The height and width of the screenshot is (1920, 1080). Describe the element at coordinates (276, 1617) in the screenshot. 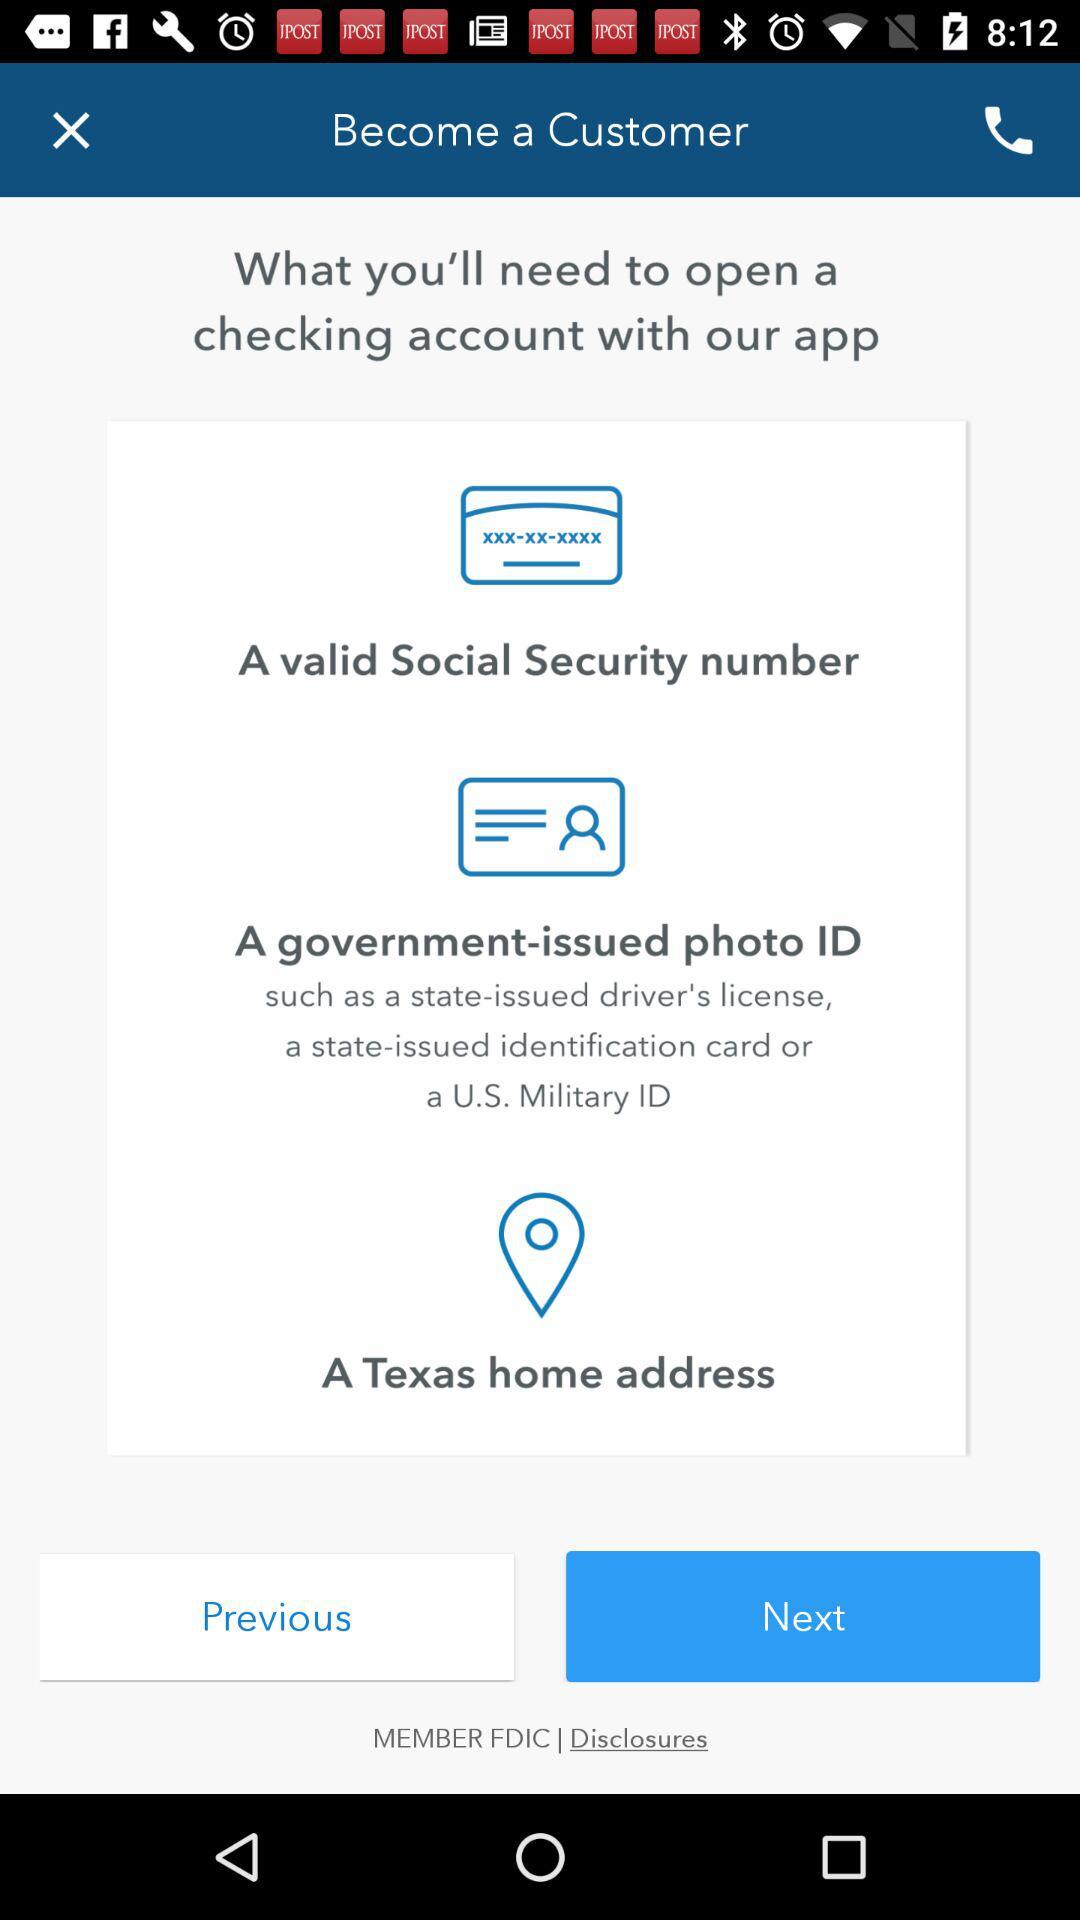

I see `the previous at the bottom left corner` at that location.